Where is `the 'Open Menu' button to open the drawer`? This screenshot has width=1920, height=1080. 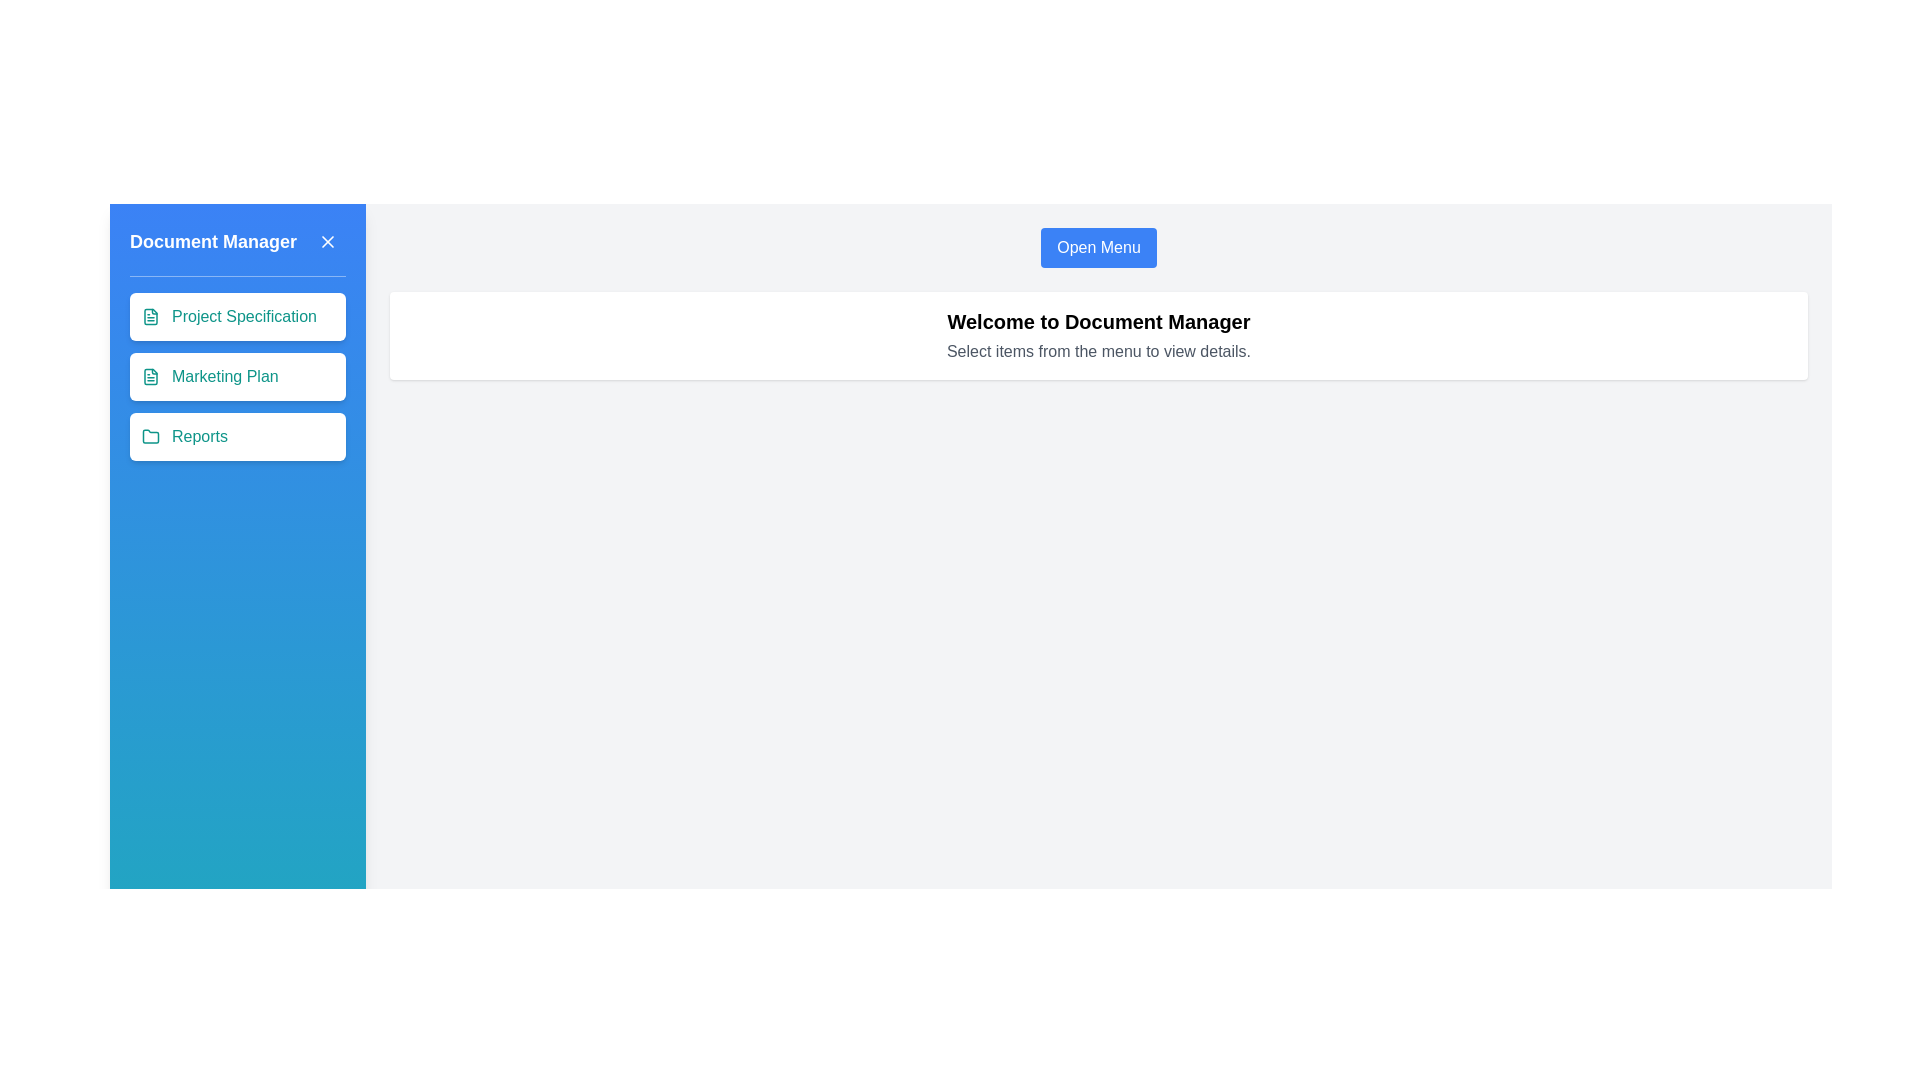 the 'Open Menu' button to open the drawer is located at coordinates (1098, 246).